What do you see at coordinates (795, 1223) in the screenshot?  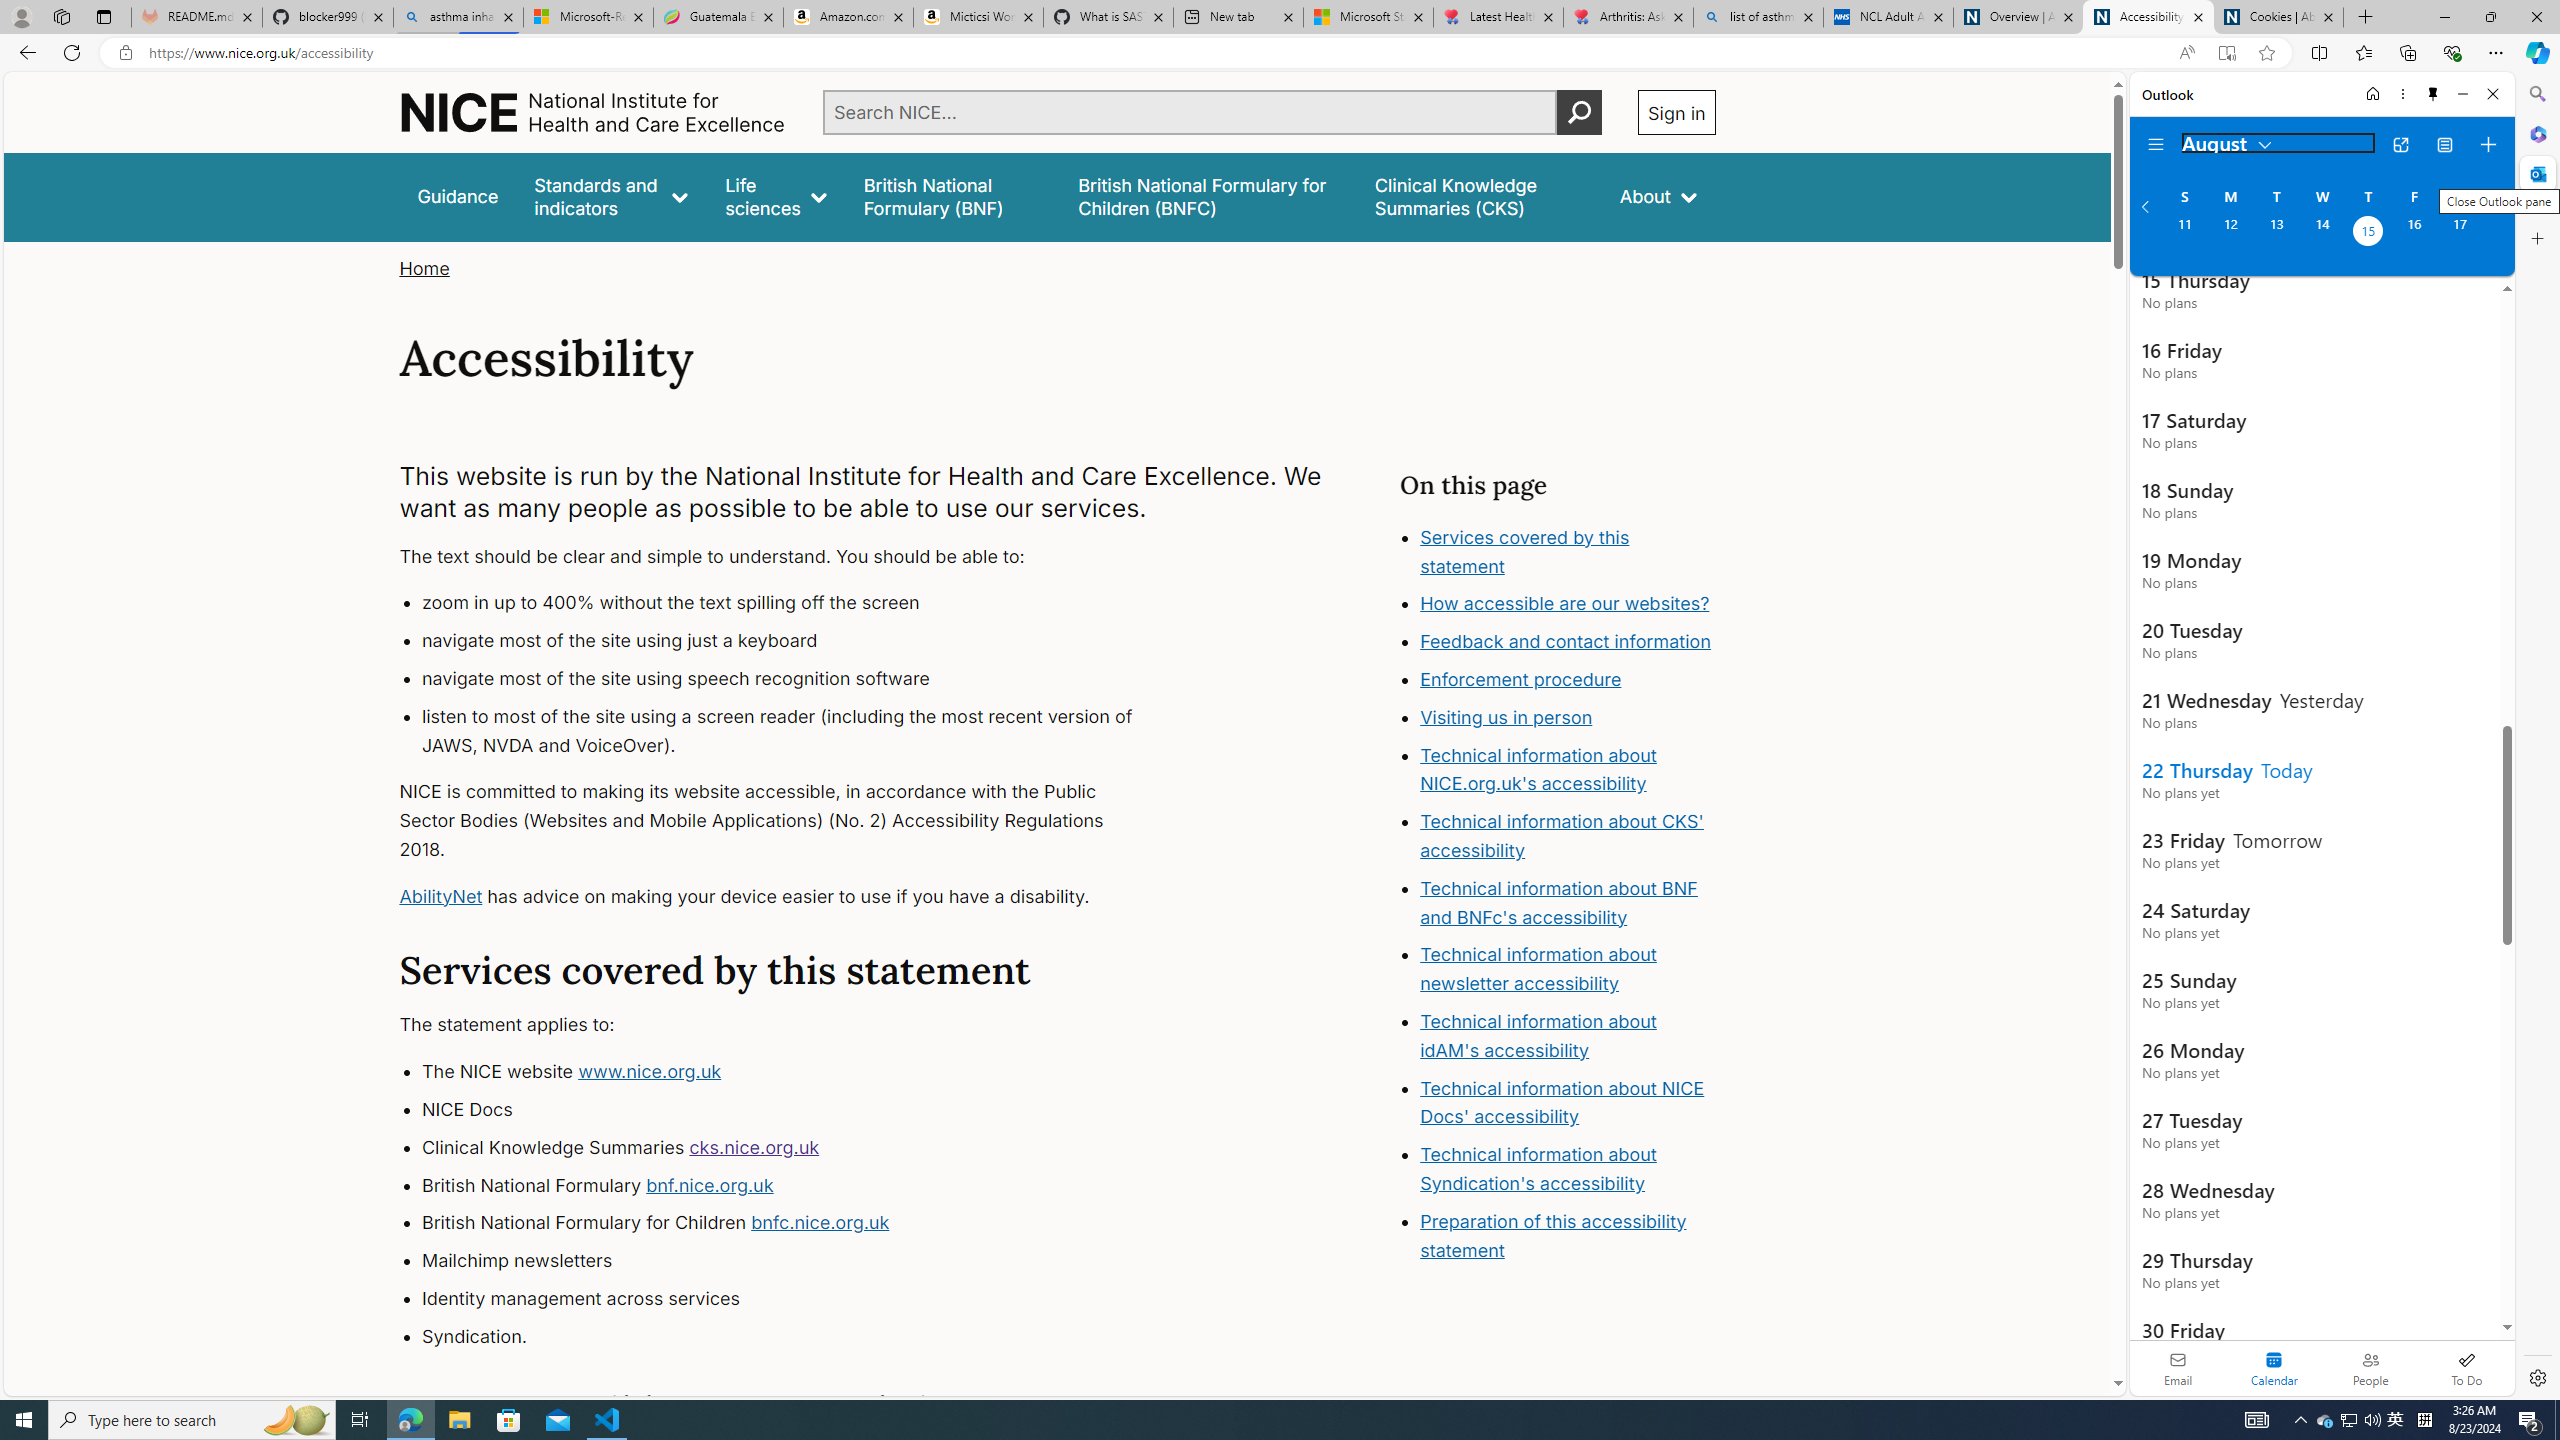 I see `'British National Formulary for Children bnfc.nice.org.uk'` at bounding box center [795, 1223].